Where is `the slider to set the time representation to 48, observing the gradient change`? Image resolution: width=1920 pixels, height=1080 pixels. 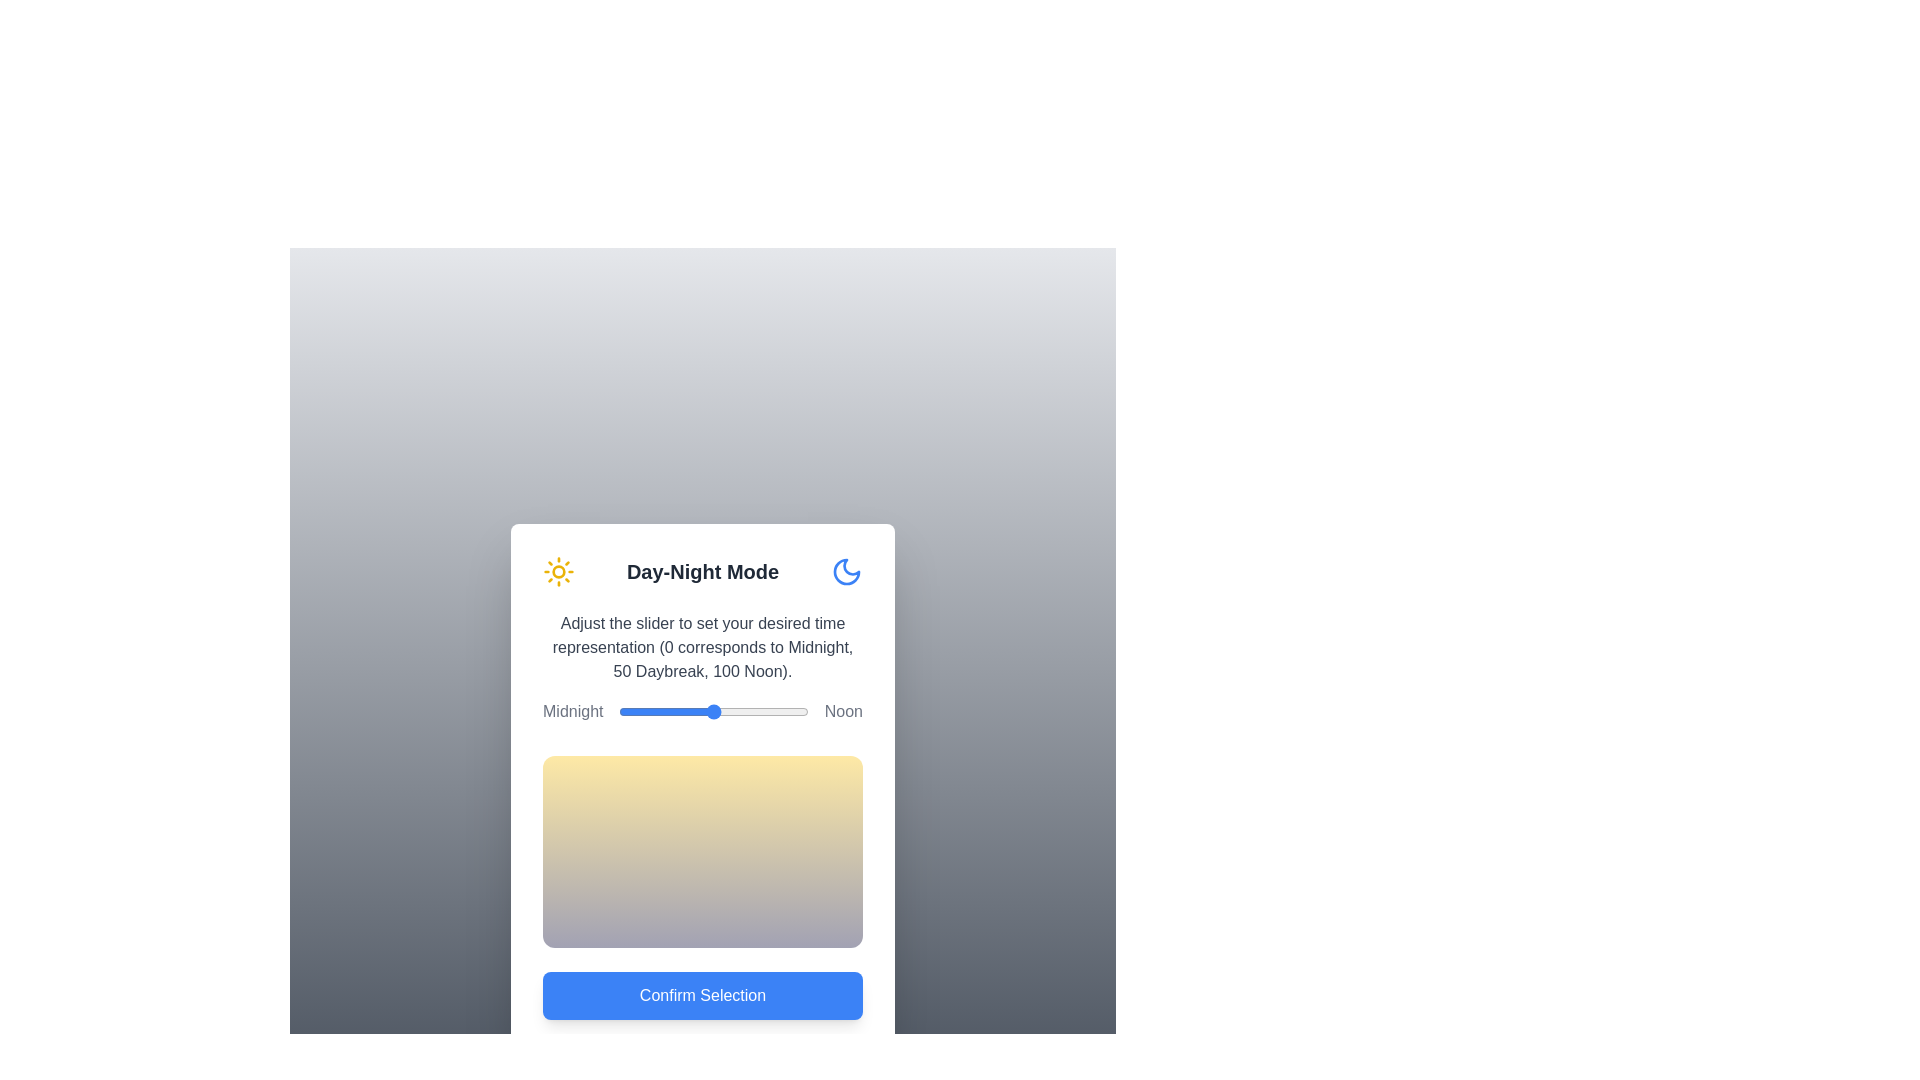
the slider to set the time representation to 48, observing the gradient change is located at coordinates (710, 711).